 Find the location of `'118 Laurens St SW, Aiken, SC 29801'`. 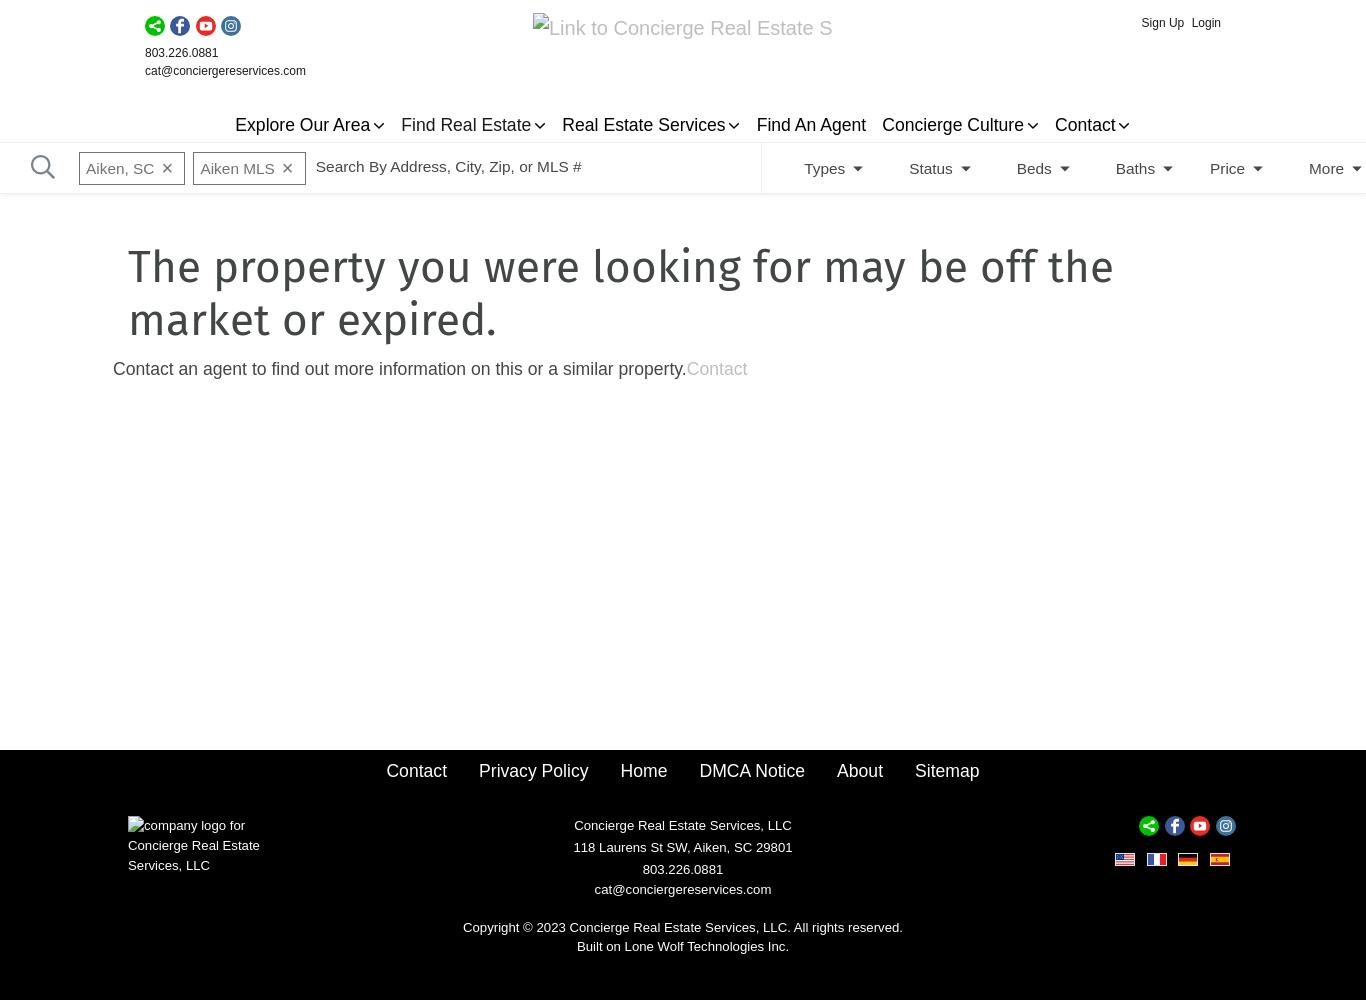

'118 Laurens St SW, Aiken, SC 29801' is located at coordinates (681, 846).